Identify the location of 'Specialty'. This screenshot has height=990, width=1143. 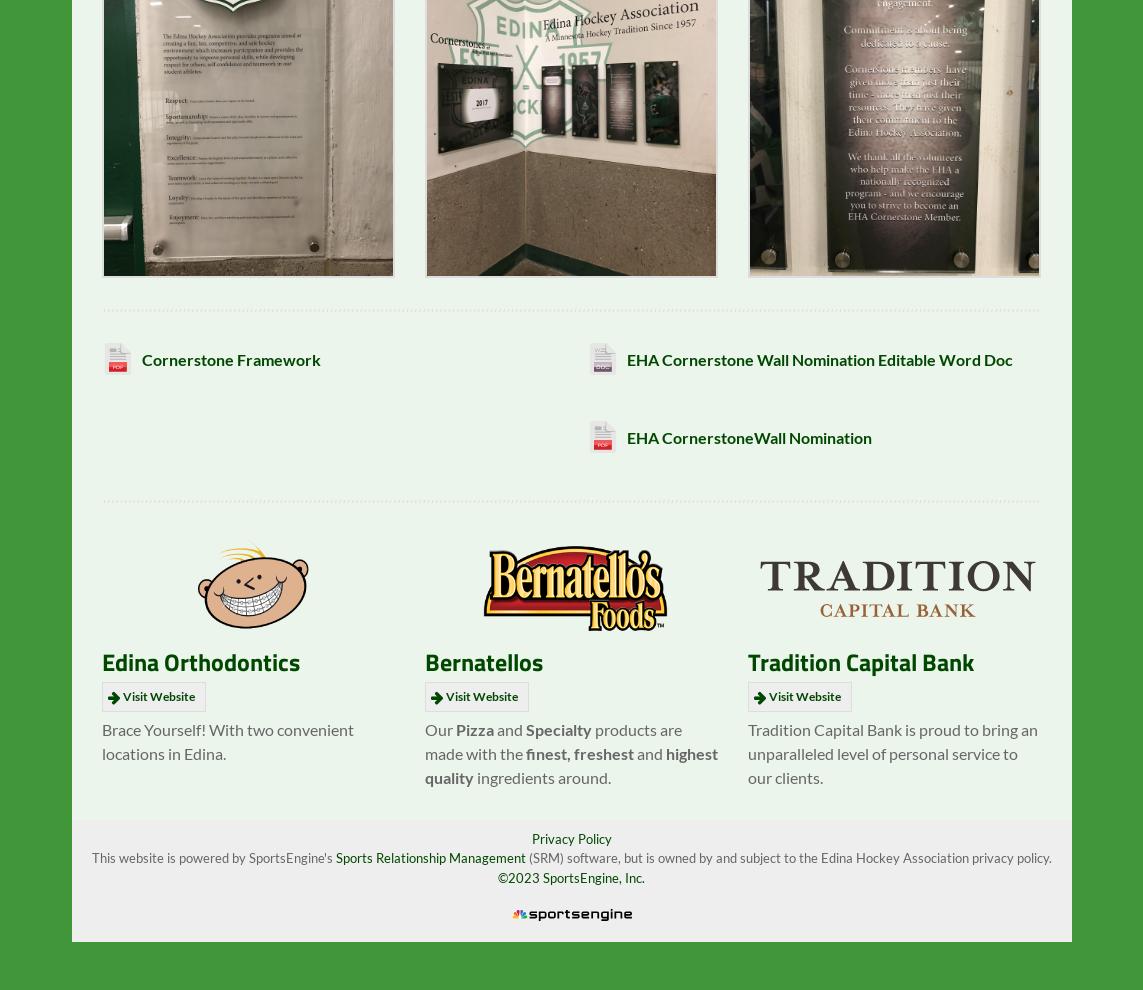
(559, 742).